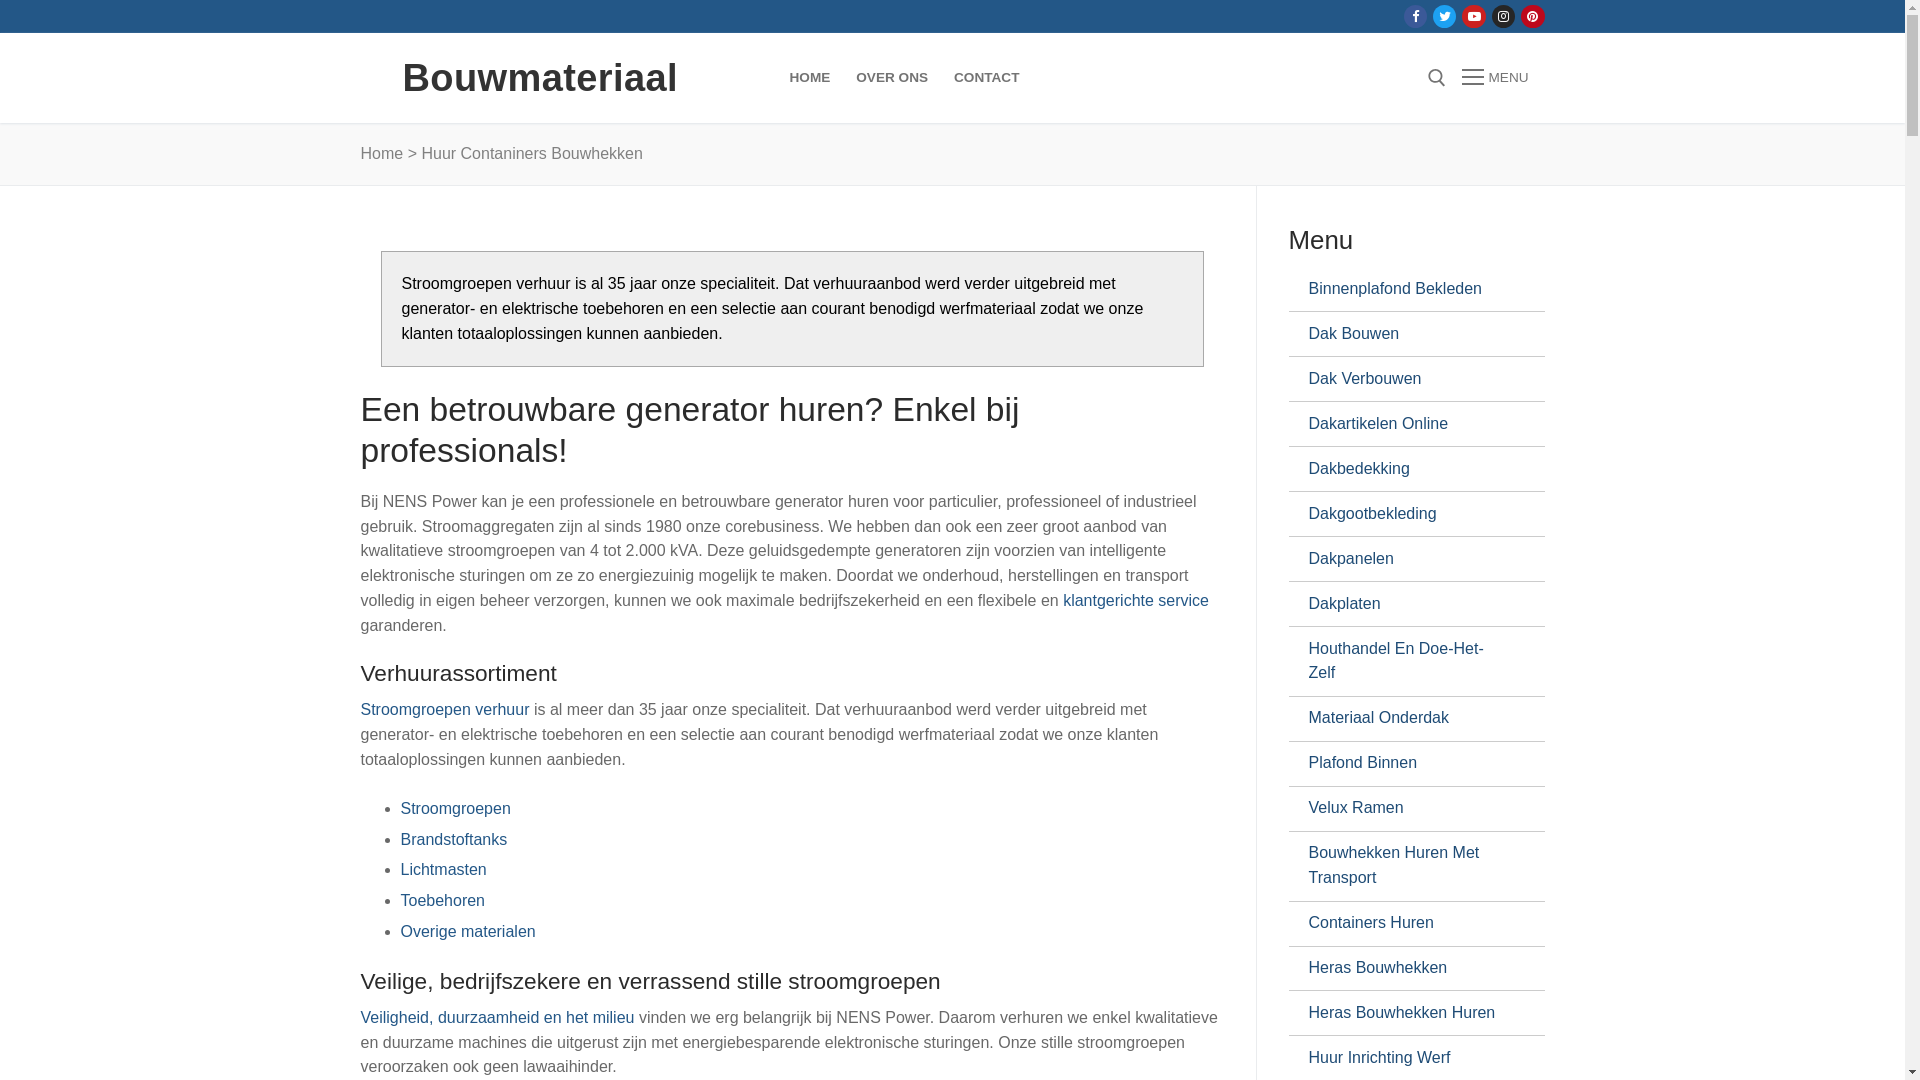 This screenshot has width=1920, height=1080. What do you see at coordinates (1308, 967) in the screenshot?
I see `'Heras Bouwhekken'` at bounding box center [1308, 967].